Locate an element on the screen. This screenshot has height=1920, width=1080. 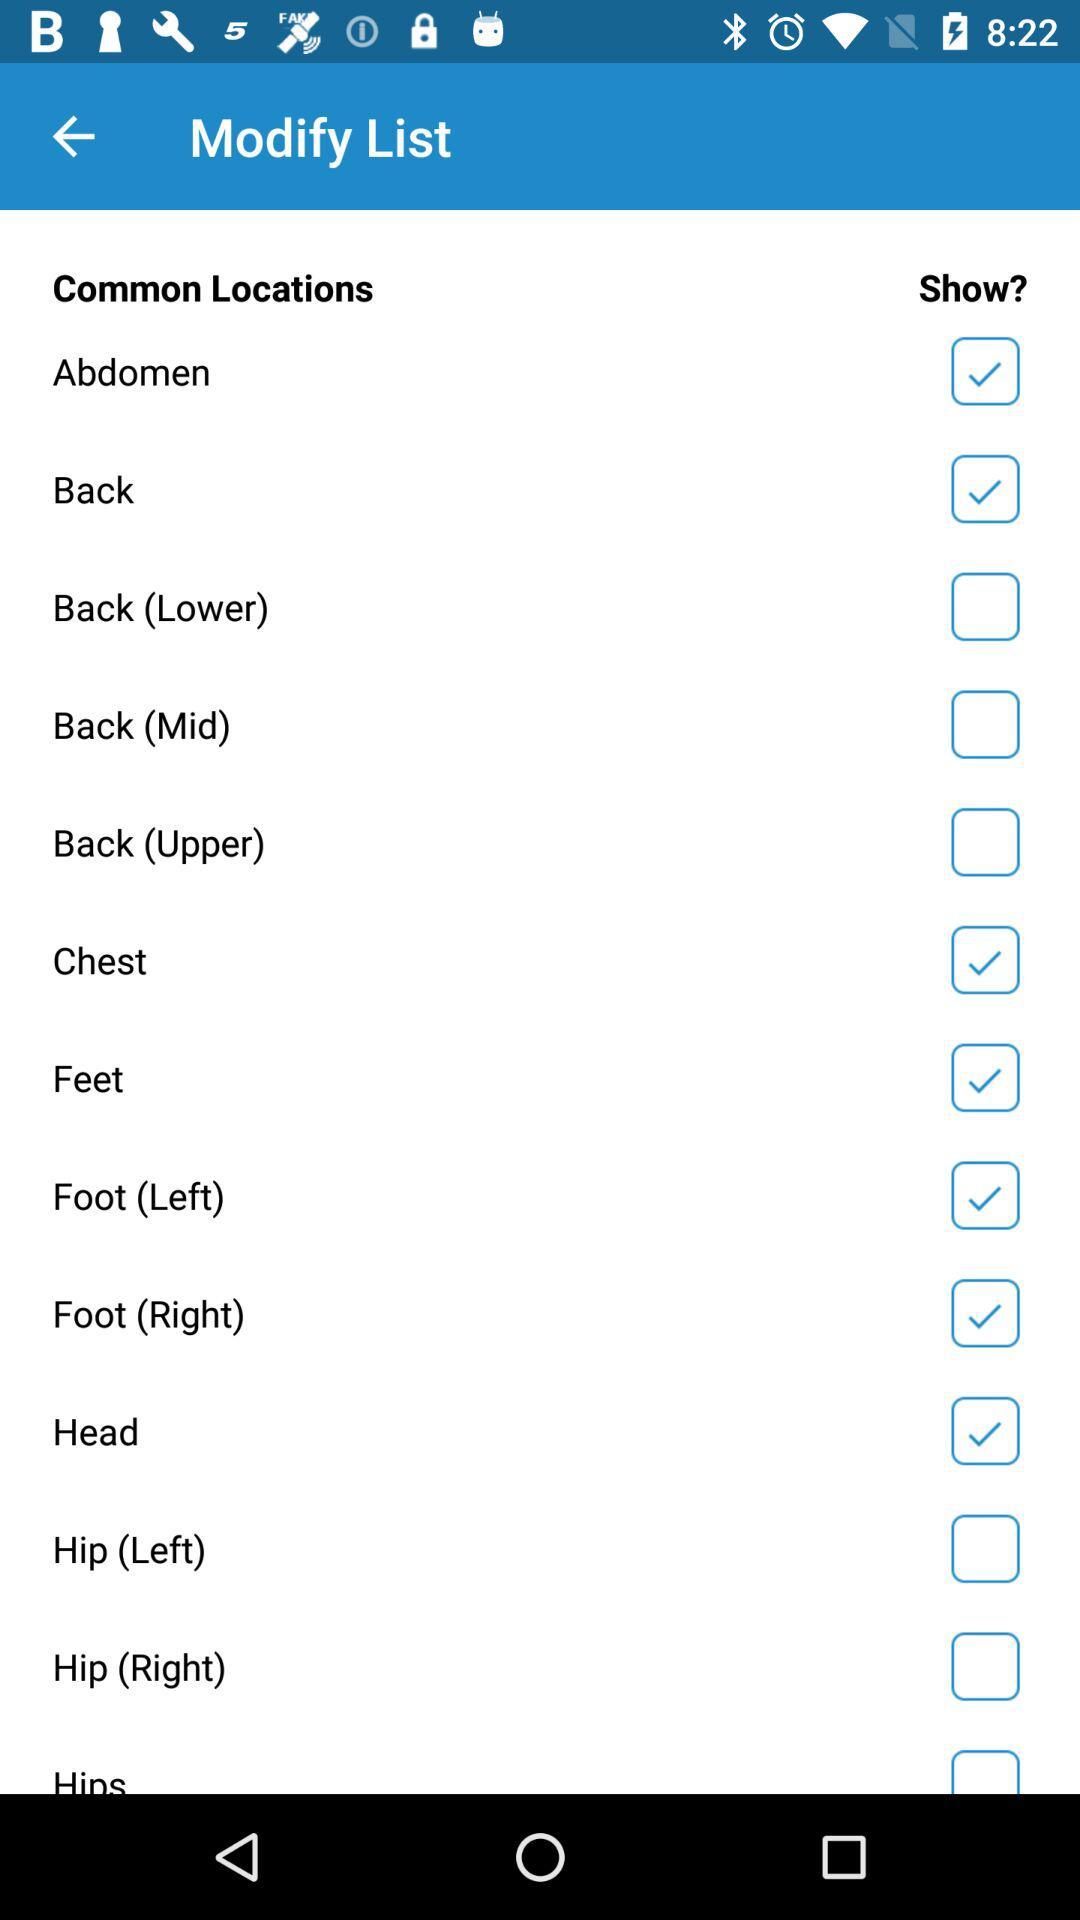
click head is located at coordinates (984, 1429).